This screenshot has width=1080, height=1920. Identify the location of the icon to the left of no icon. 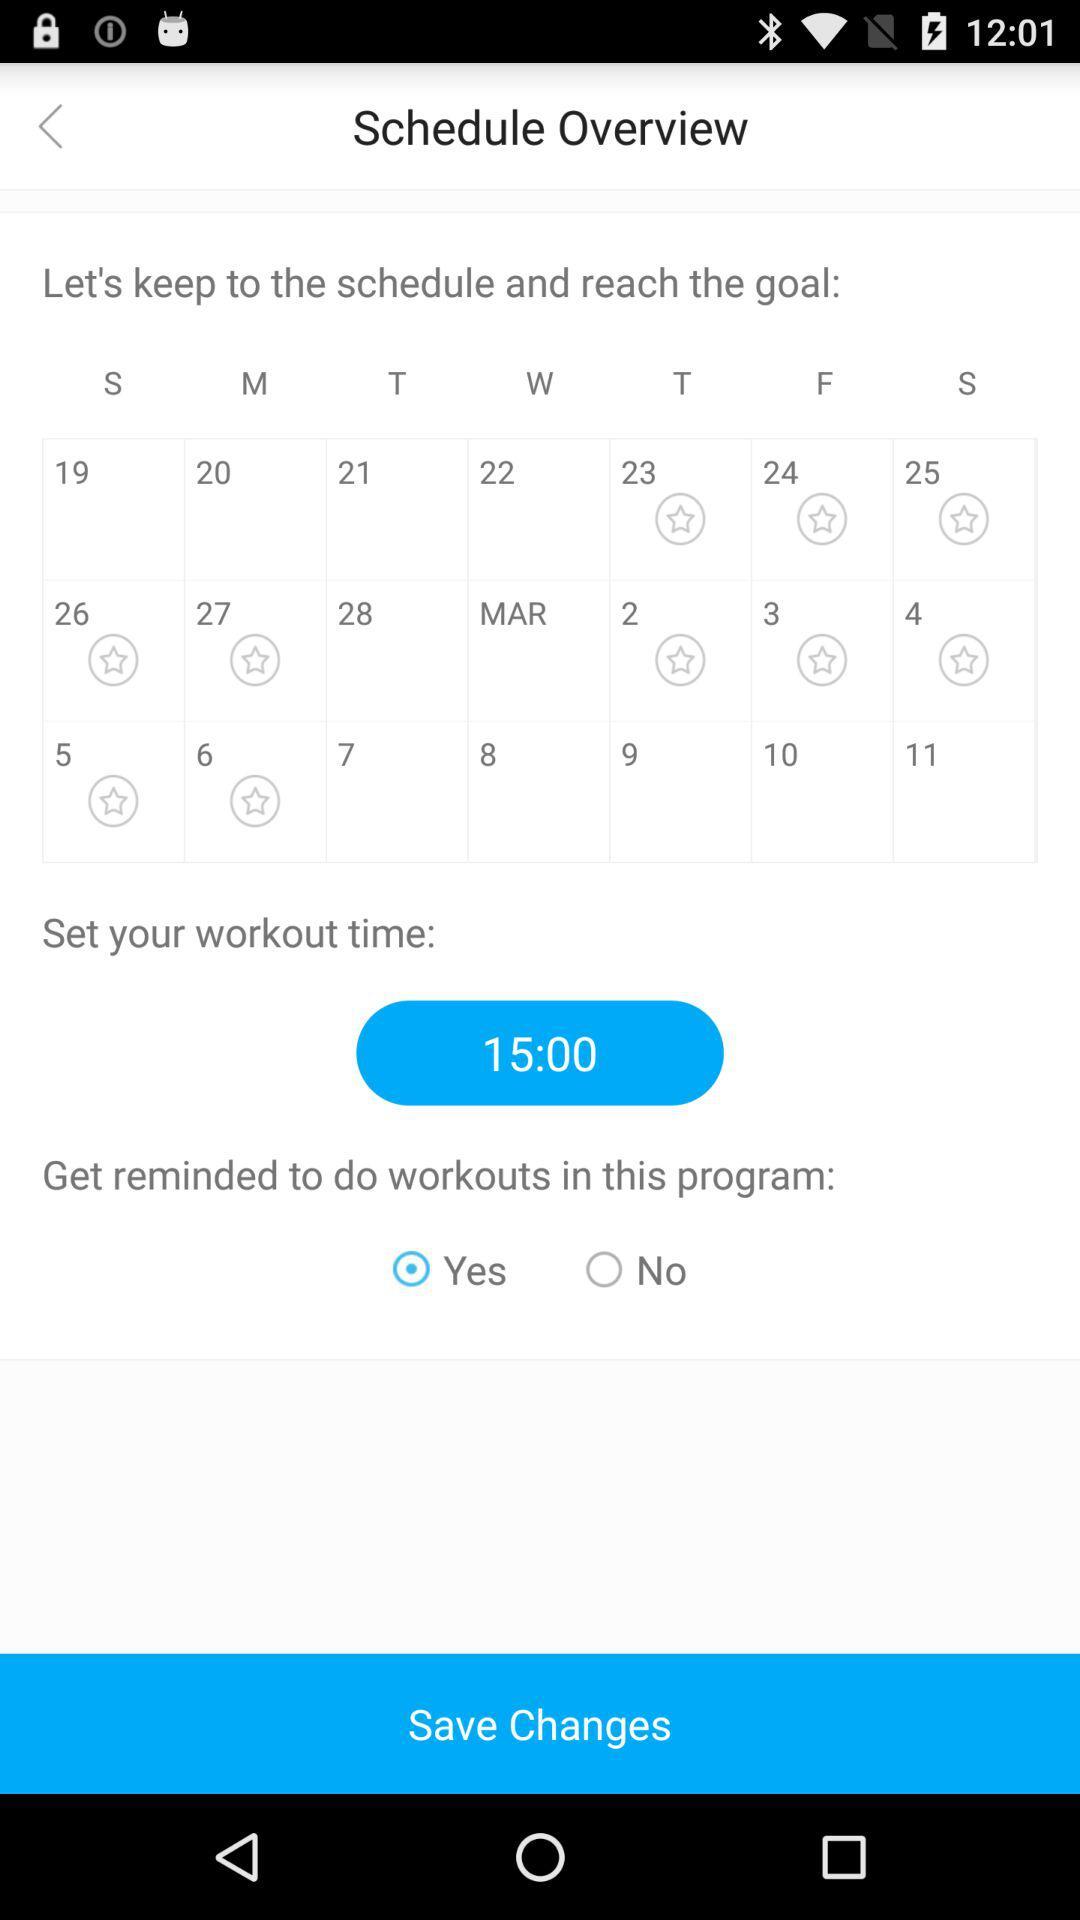
(450, 1268).